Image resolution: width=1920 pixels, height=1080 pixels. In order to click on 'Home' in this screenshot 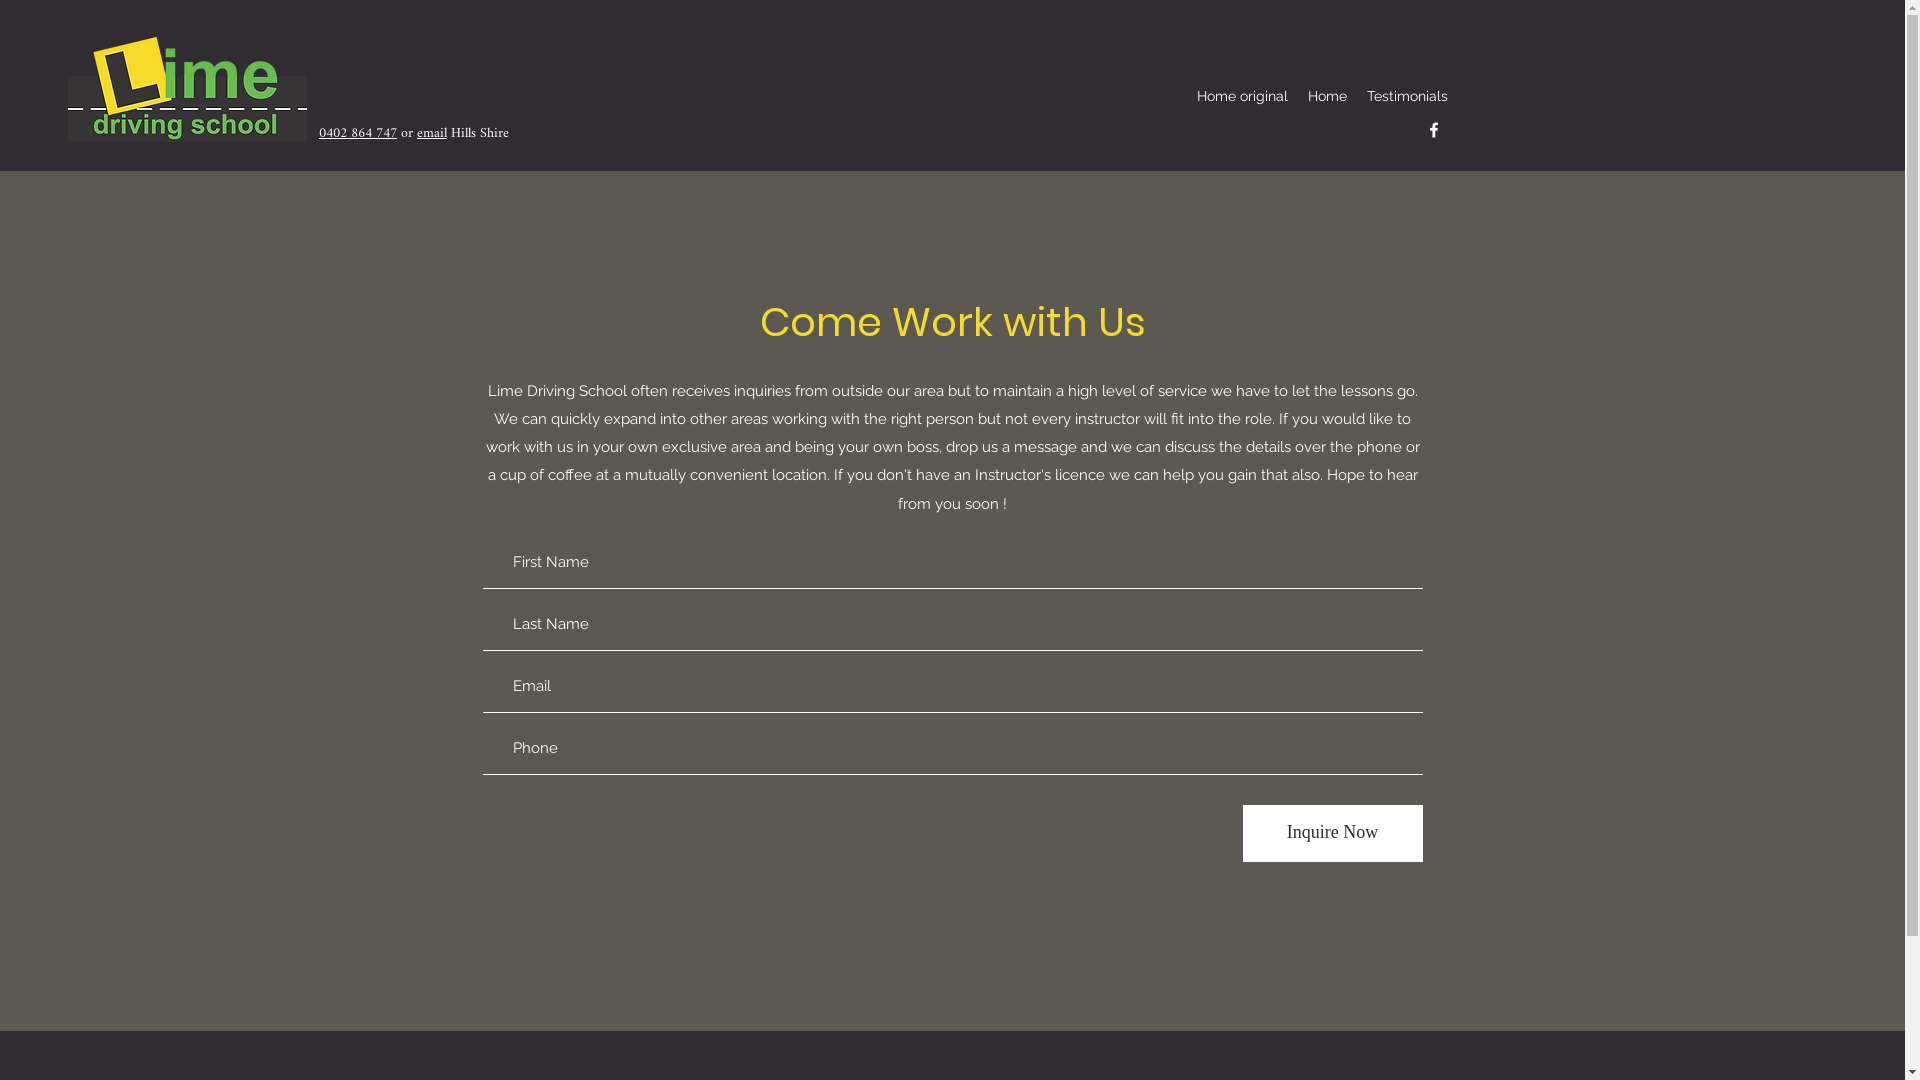, I will do `click(1297, 96)`.